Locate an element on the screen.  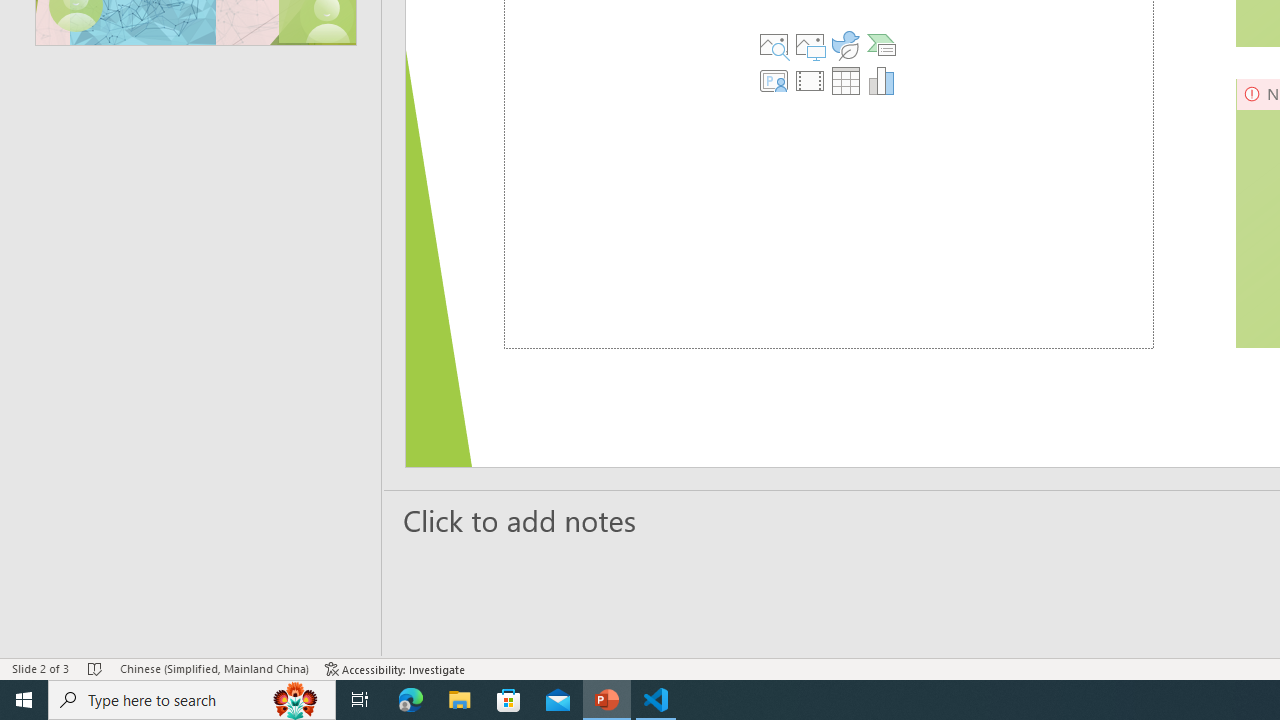
'Insert a SmartArt Graphic' is located at coordinates (881, 45).